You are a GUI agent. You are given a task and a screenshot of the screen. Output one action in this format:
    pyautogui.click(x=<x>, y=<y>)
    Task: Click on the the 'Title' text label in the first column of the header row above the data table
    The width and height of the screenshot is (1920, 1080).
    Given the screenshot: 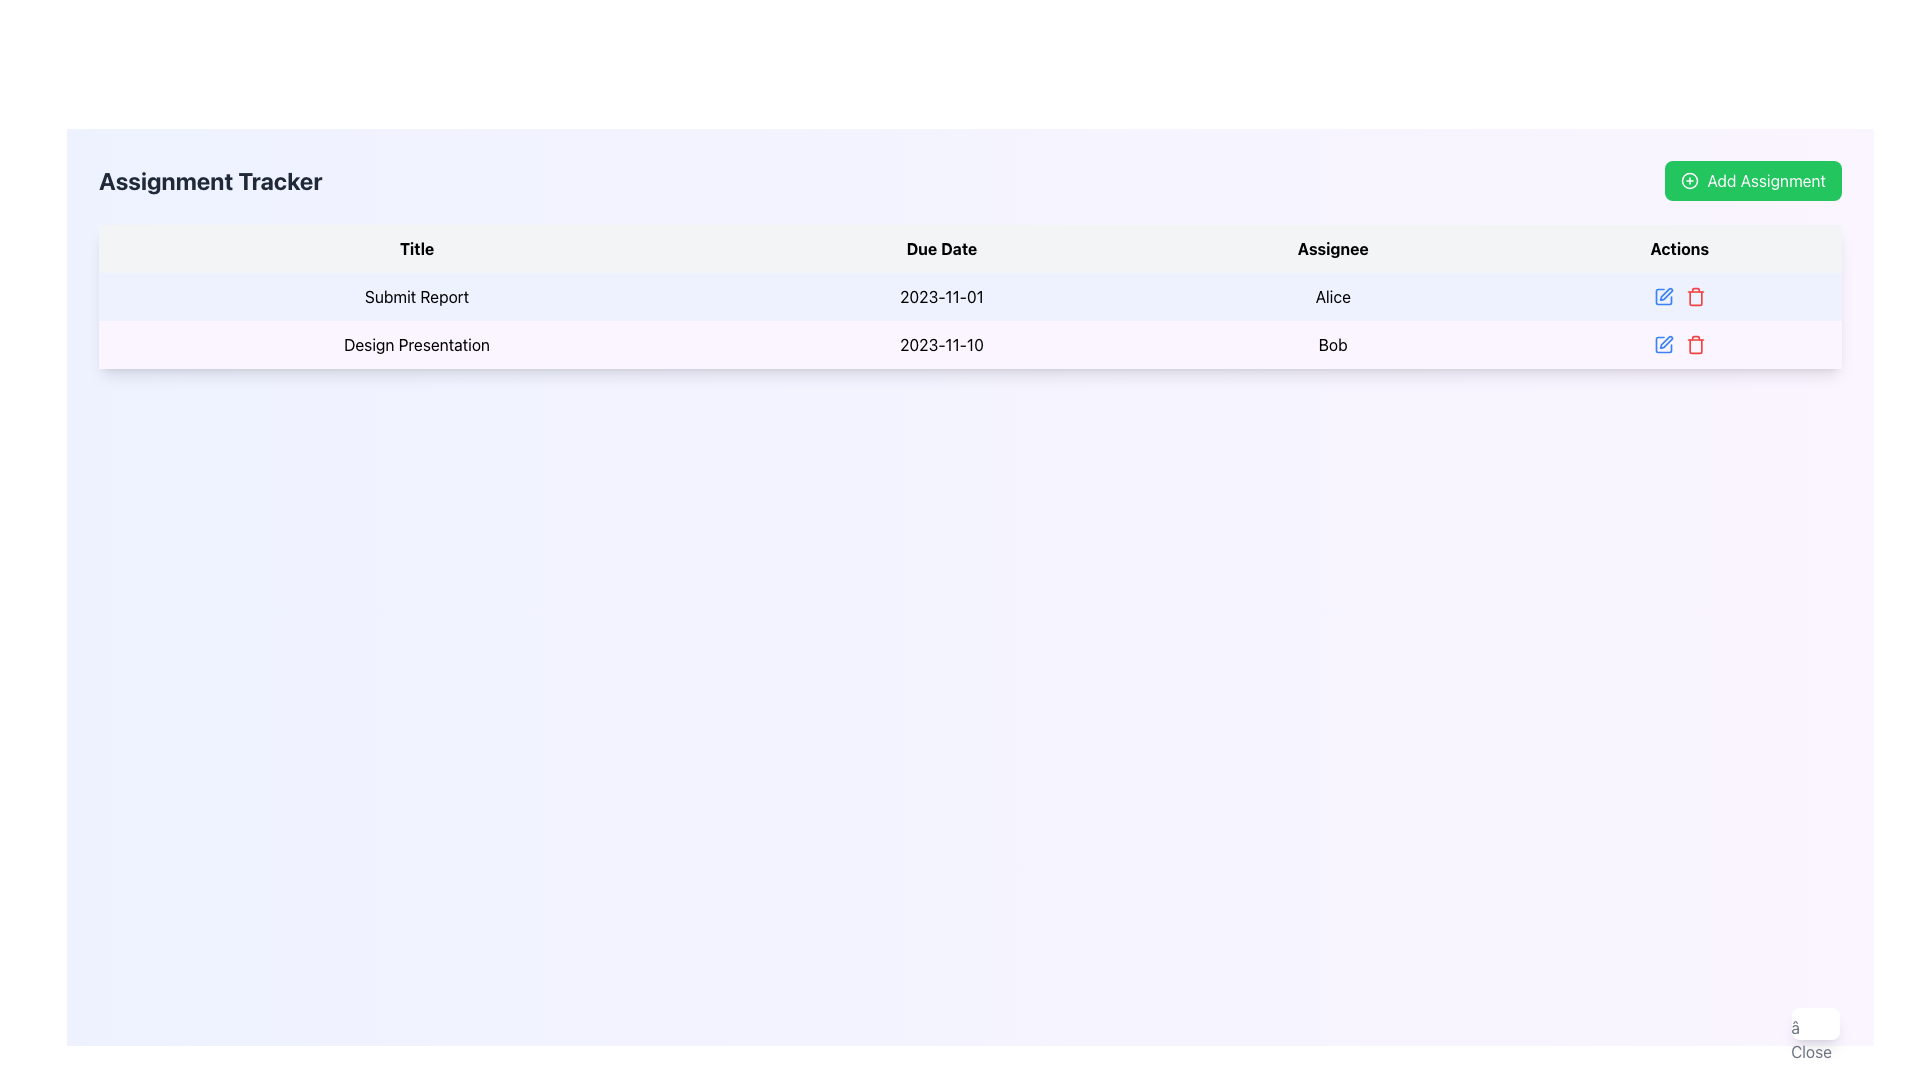 What is the action you would take?
    pyautogui.click(x=416, y=248)
    